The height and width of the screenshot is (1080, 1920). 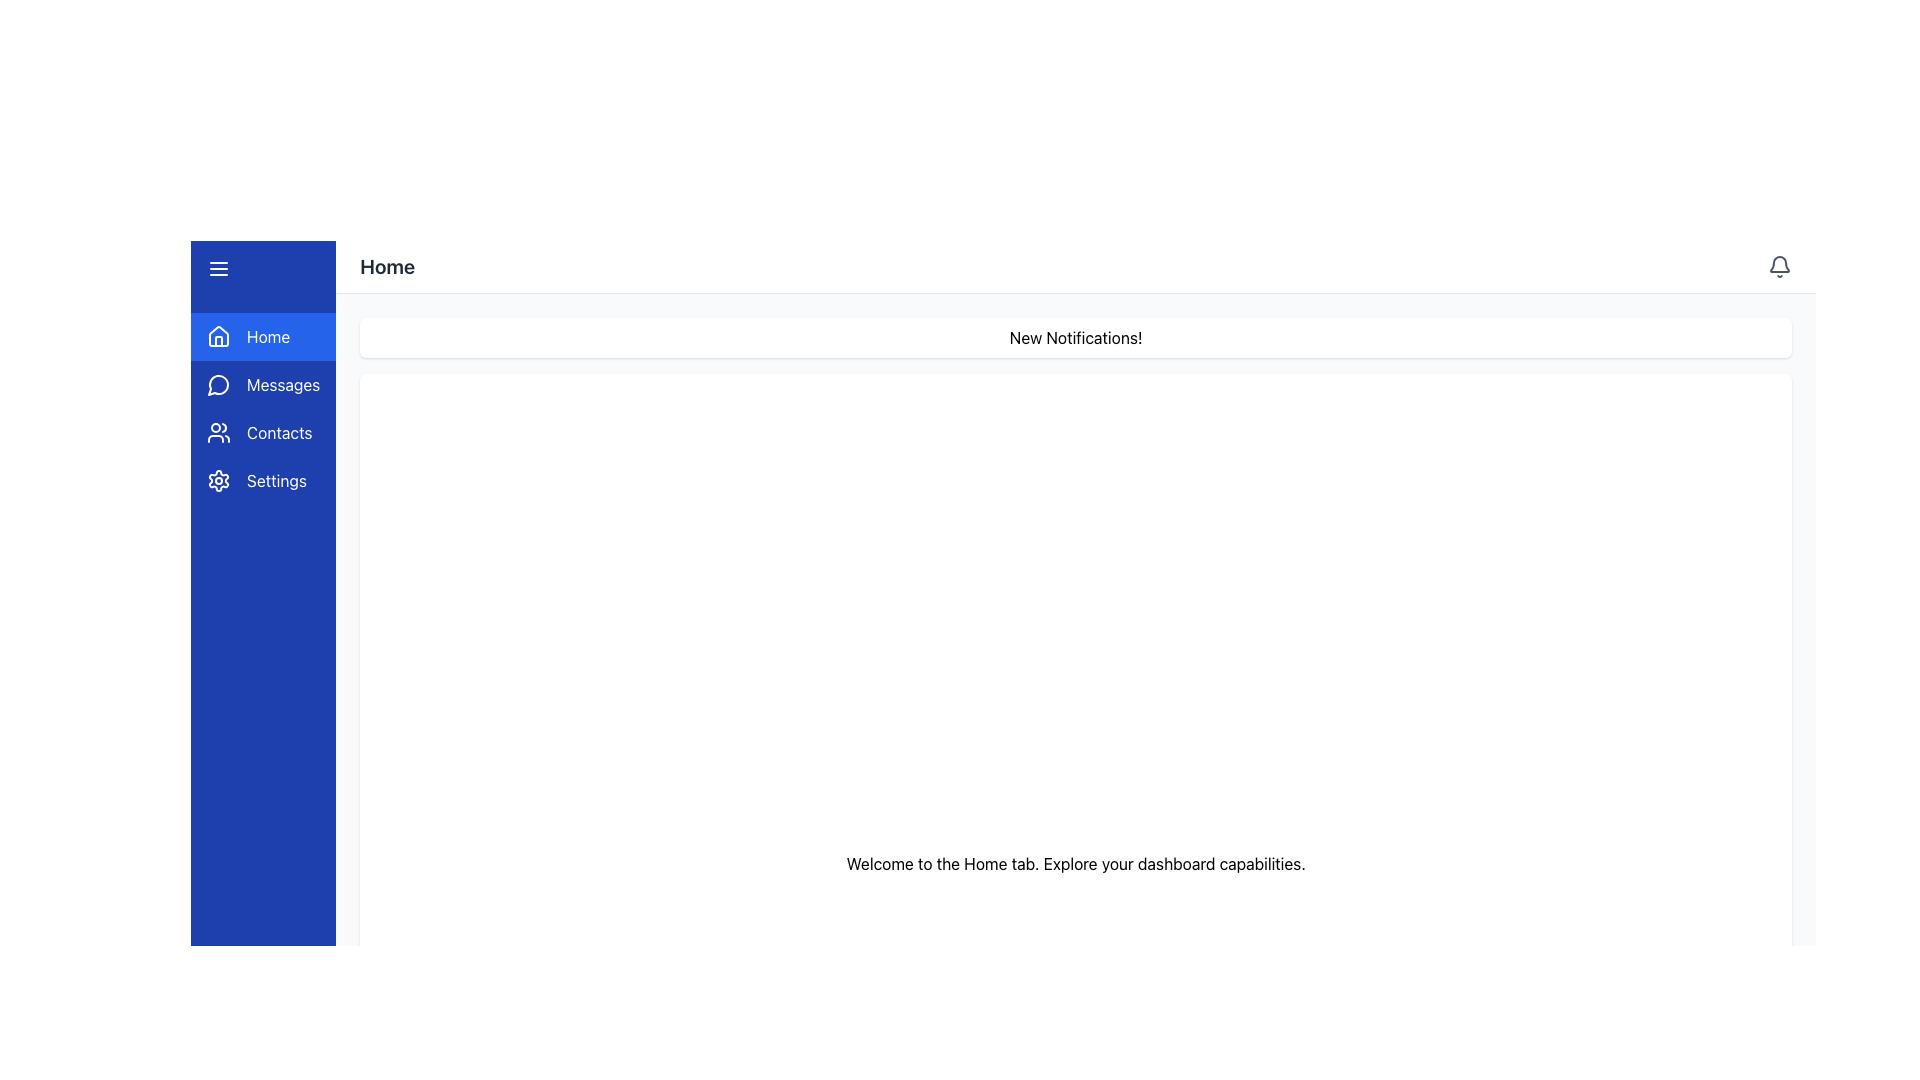 What do you see at coordinates (1780, 265) in the screenshot?
I see `the notification bell icon located in the top-right corner of the header bar` at bounding box center [1780, 265].